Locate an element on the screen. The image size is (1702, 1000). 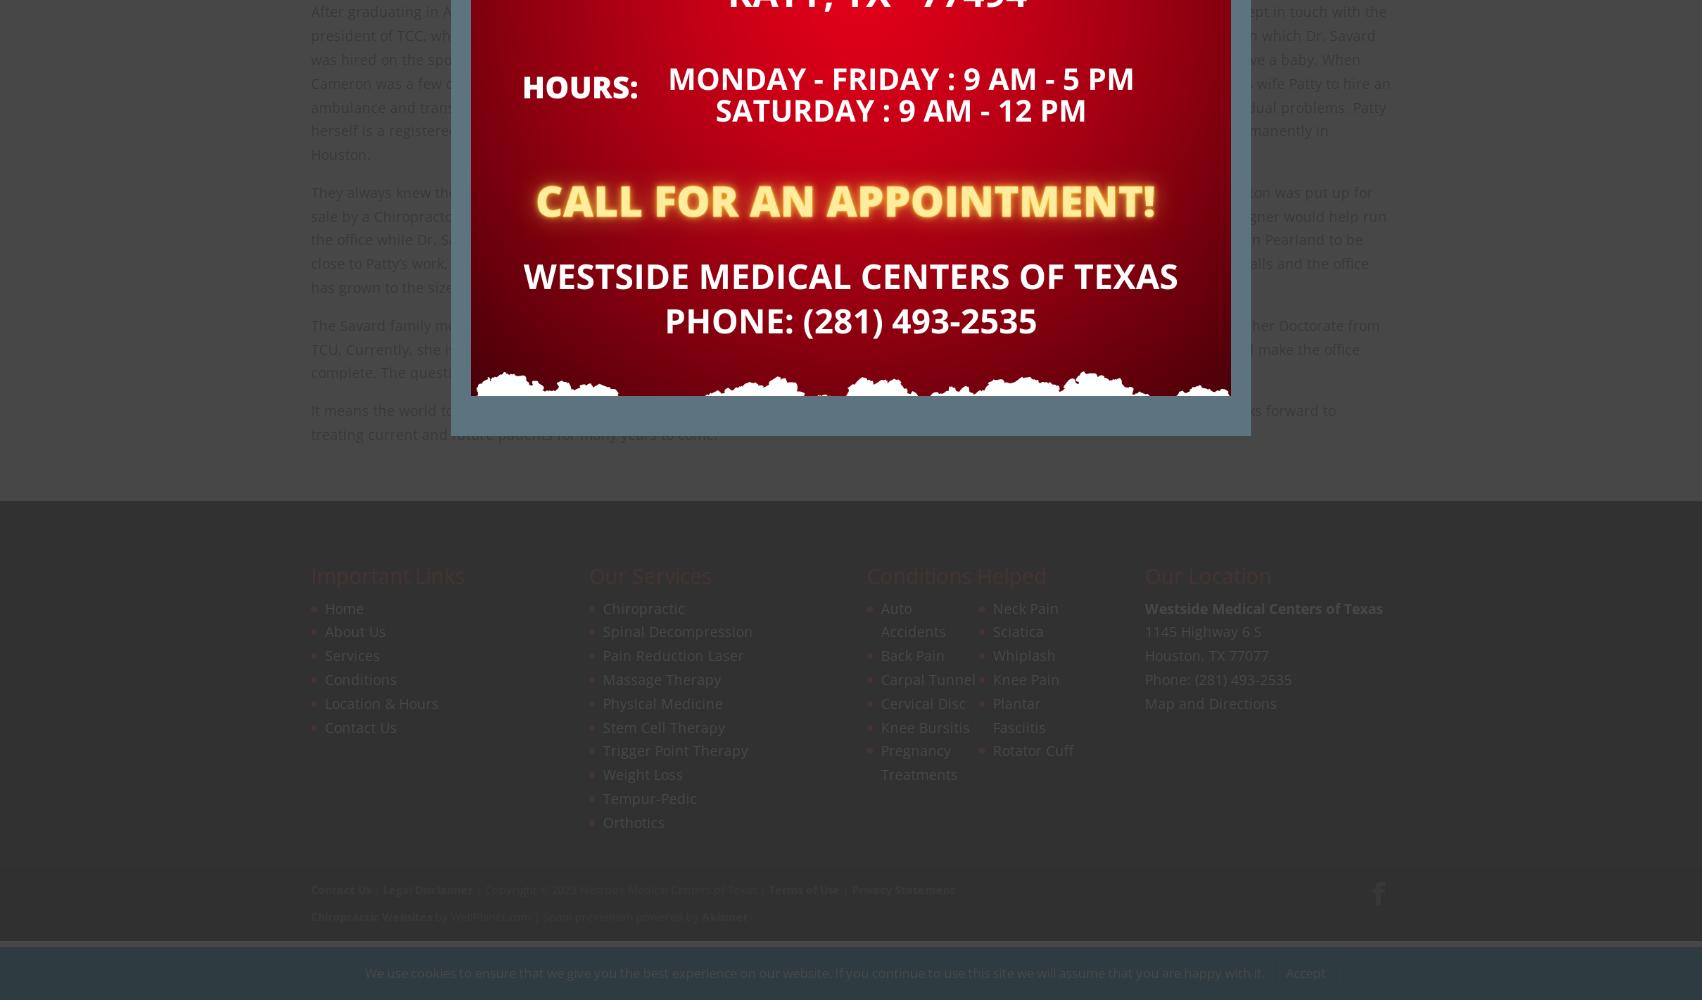
'Sciatica' is located at coordinates (1017, 631).